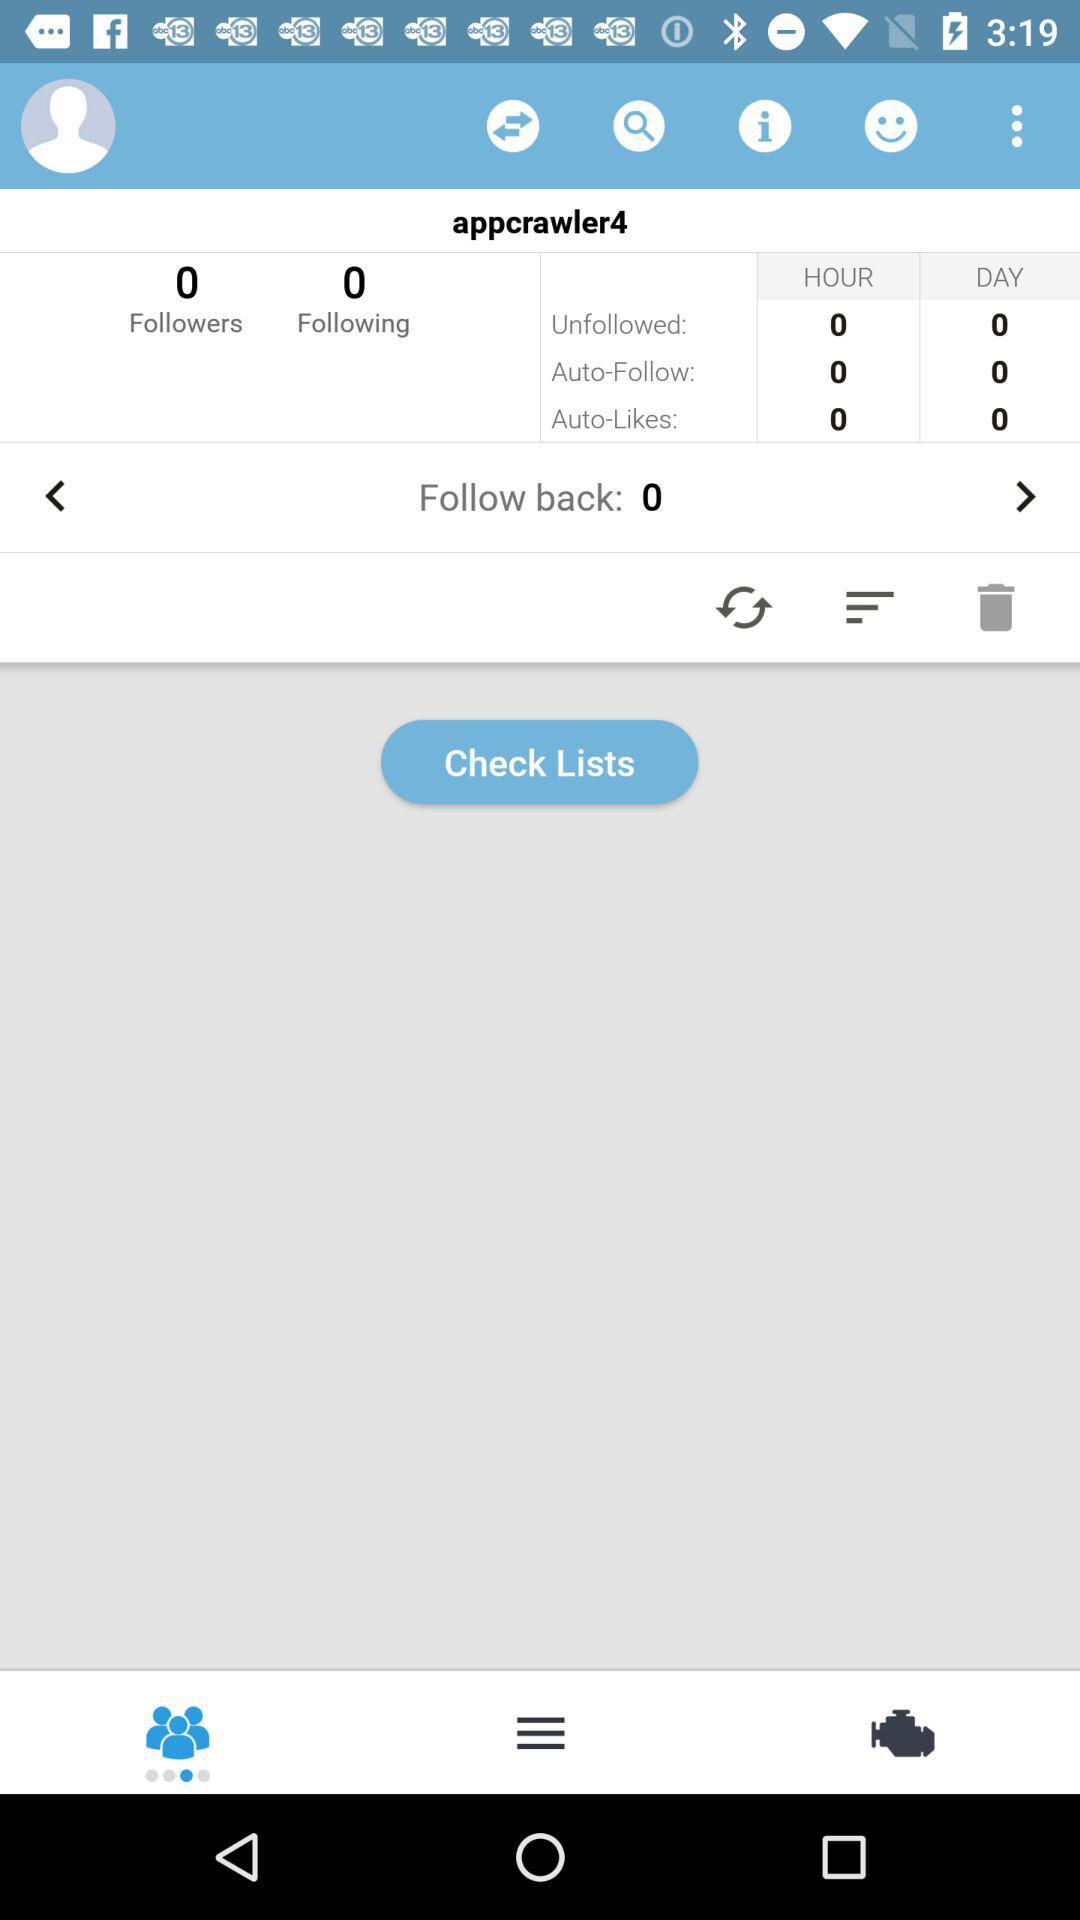  Describe the element at coordinates (185, 295) in the screenshot. I see `item below the appcrawler4 icon` at that location.